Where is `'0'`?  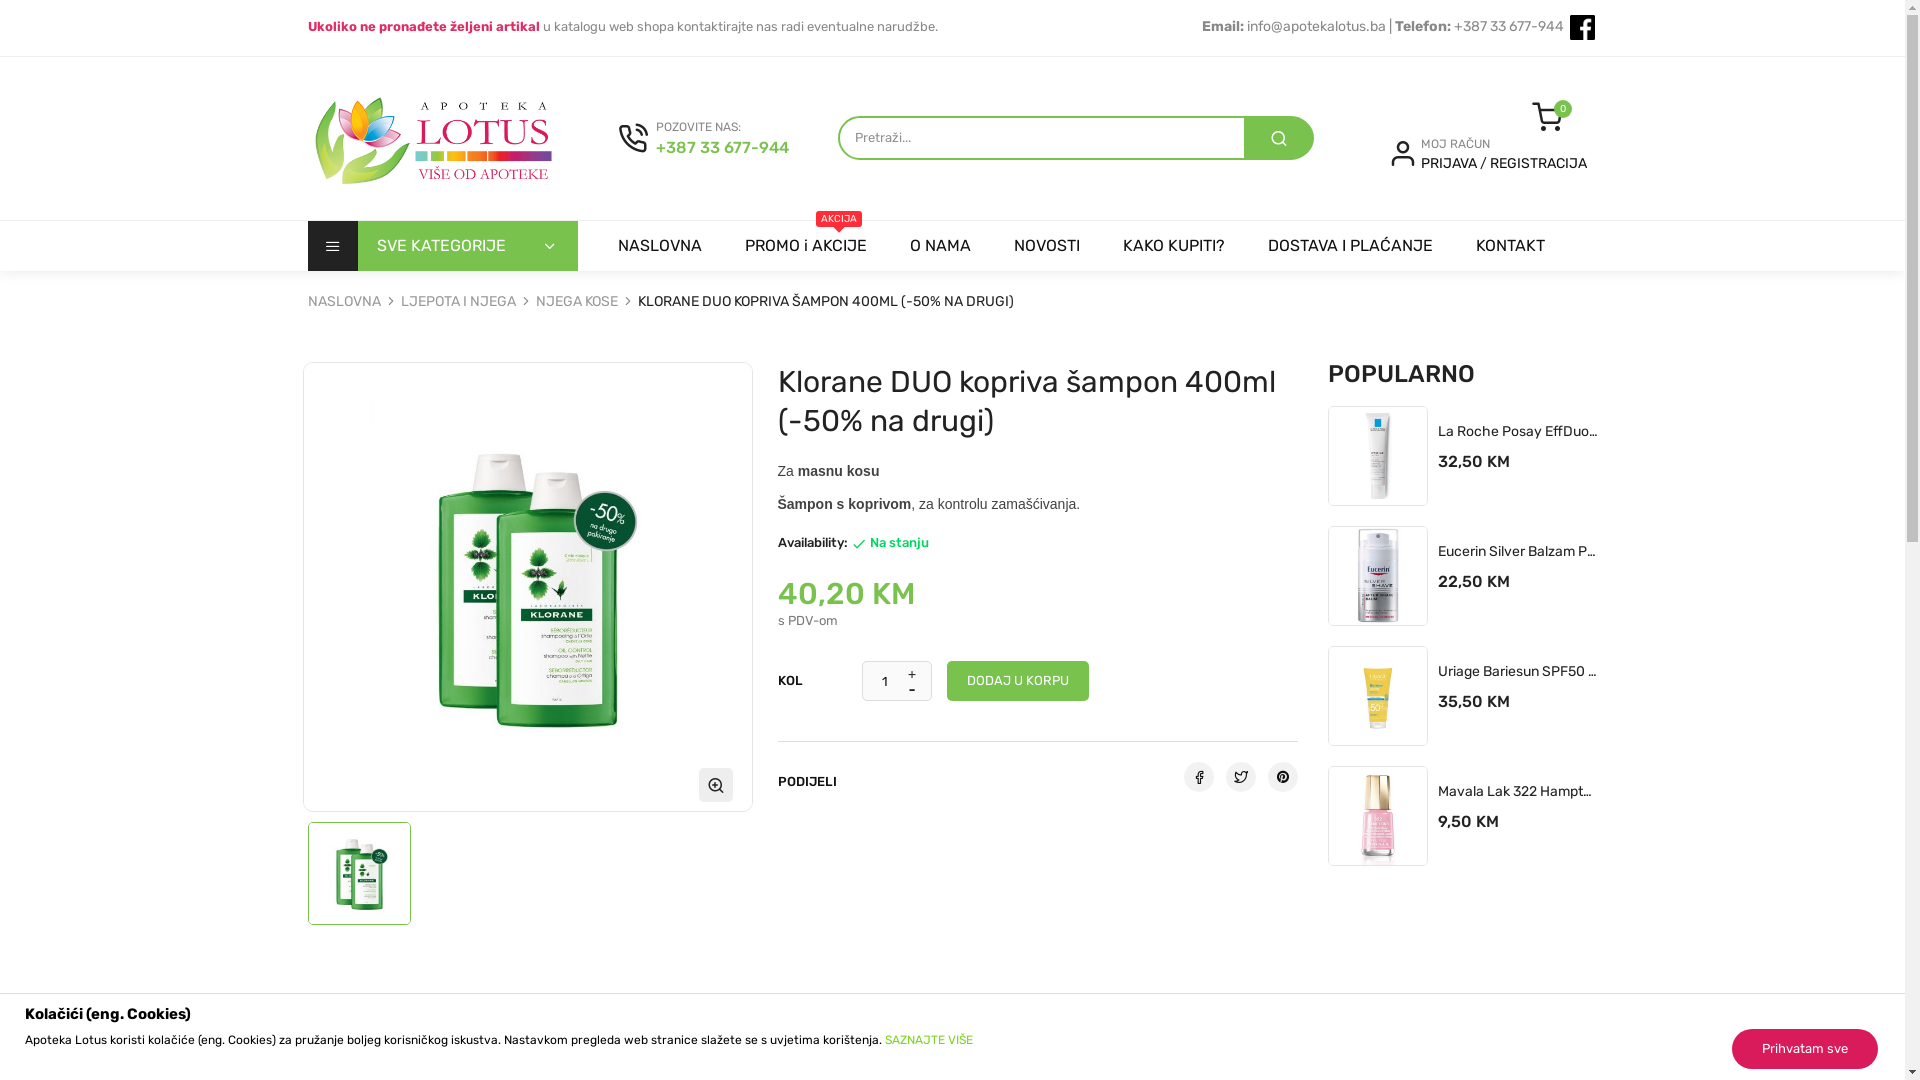 '0' is located at coordinates (1545, 116).